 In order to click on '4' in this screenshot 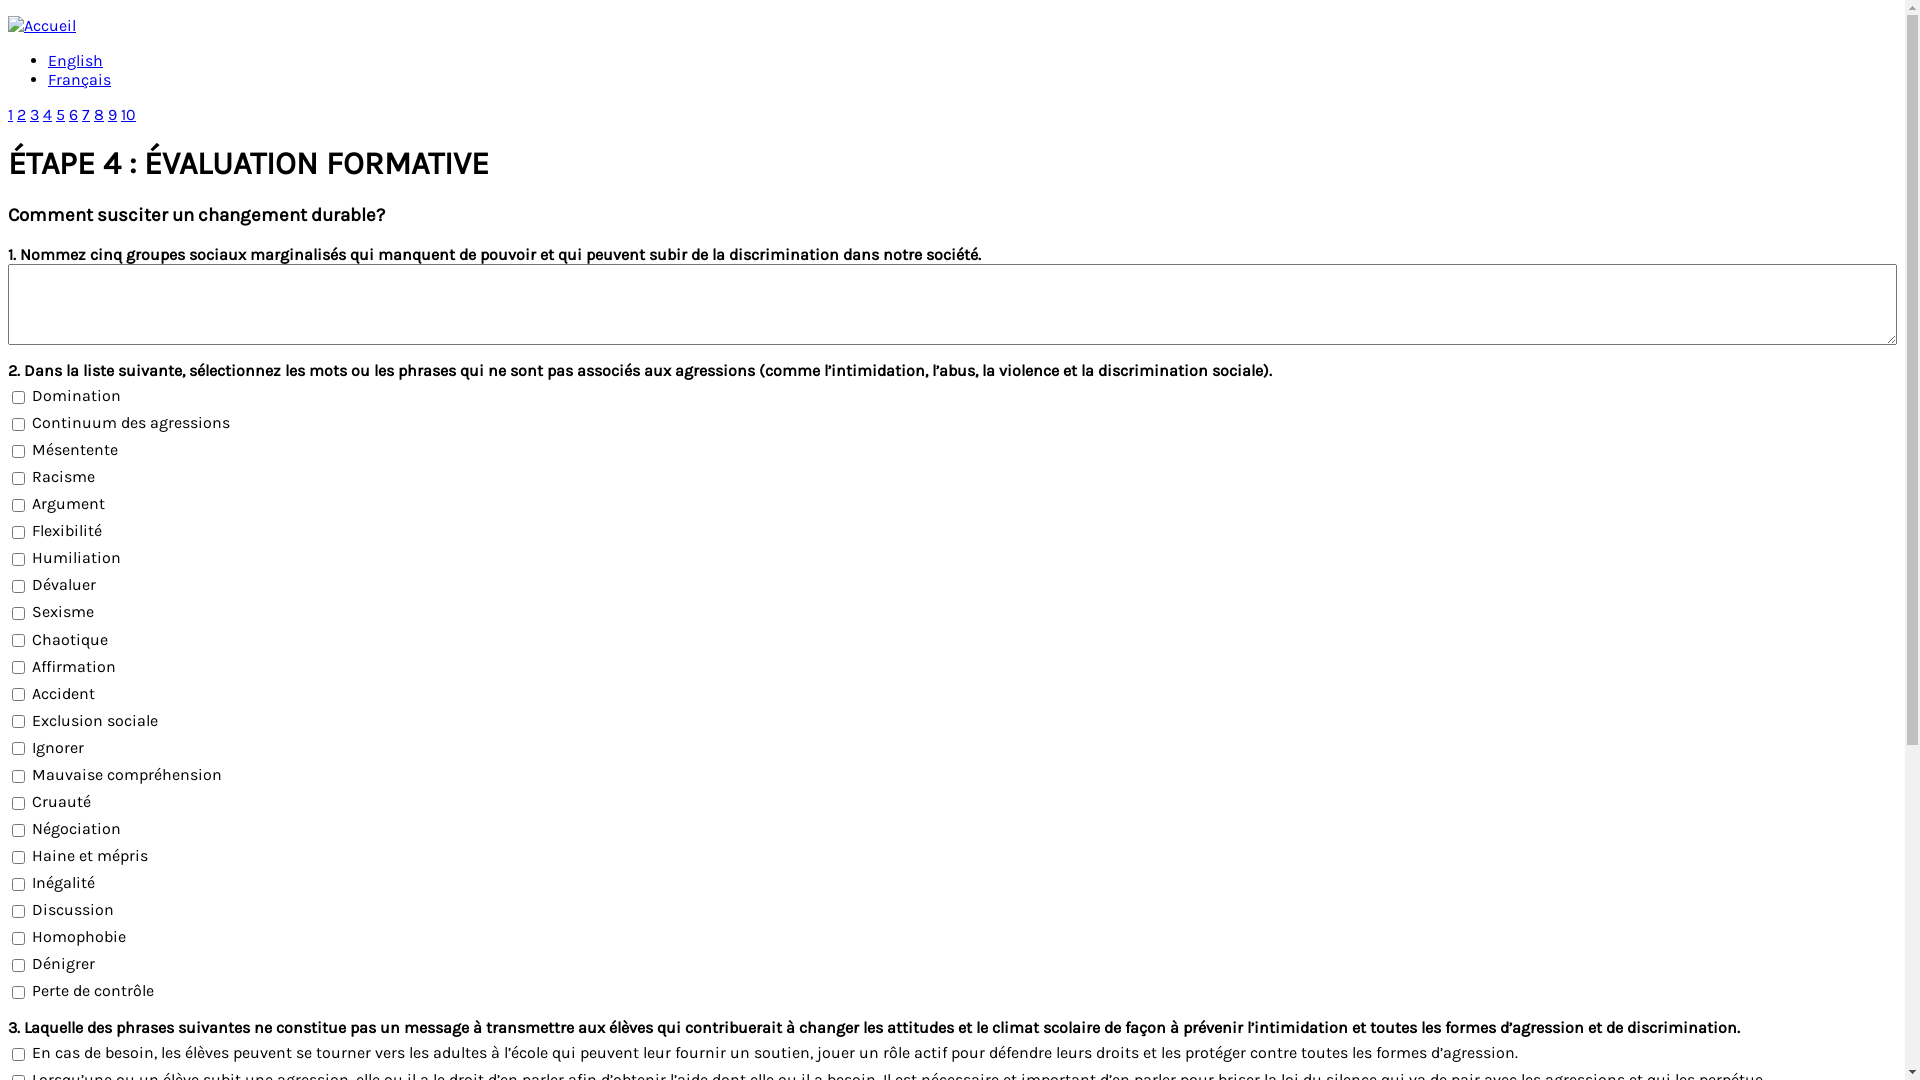, I will do `click(47, 114)`.